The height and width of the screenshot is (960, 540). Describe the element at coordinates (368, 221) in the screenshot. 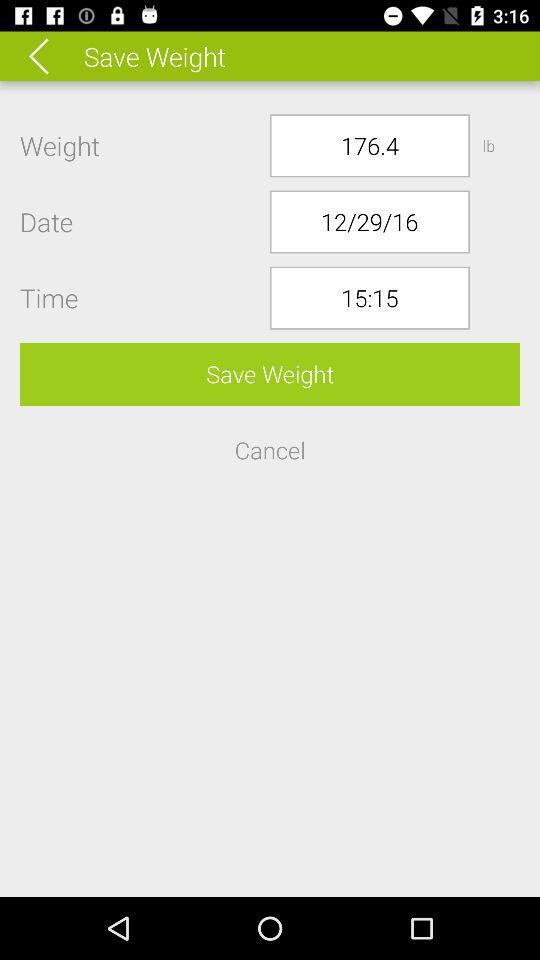

I see `button below 176.4 item` at that location.